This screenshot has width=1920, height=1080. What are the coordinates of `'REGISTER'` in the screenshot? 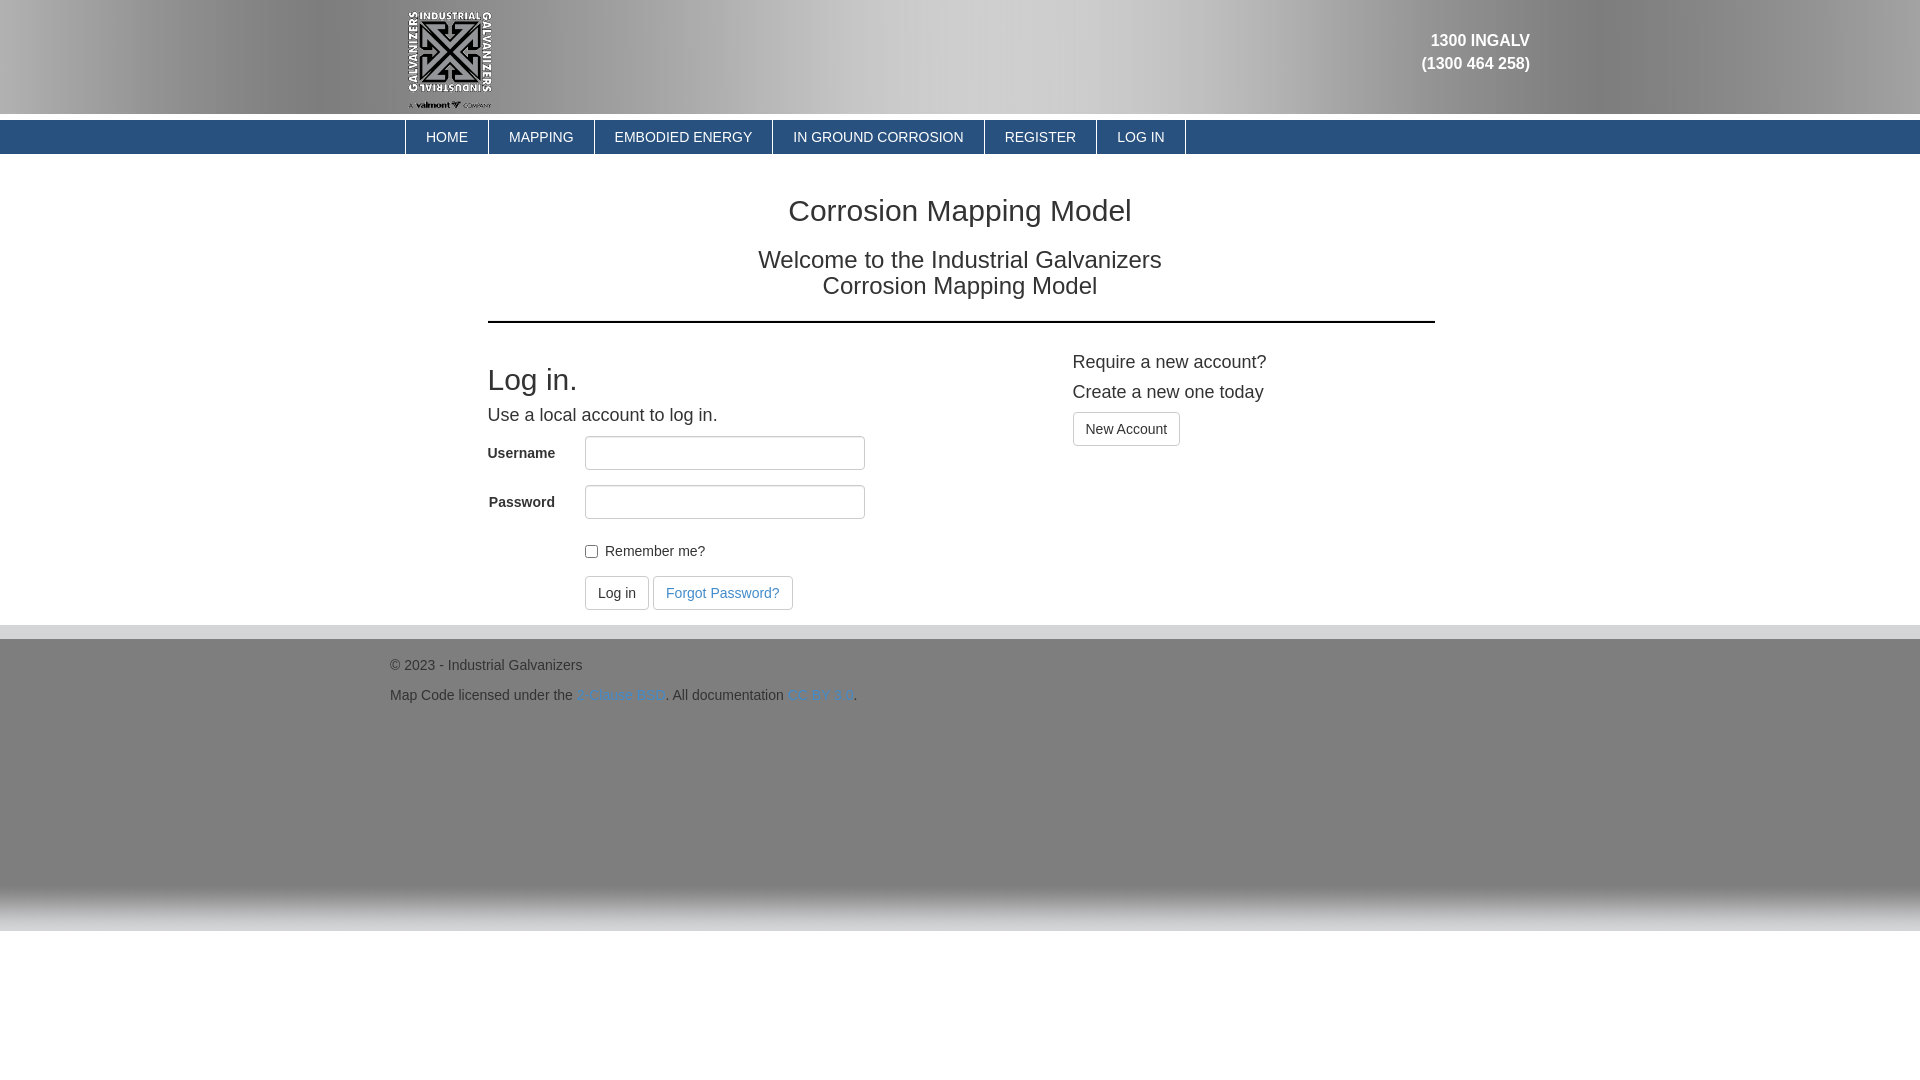 It's located at (984, 136).